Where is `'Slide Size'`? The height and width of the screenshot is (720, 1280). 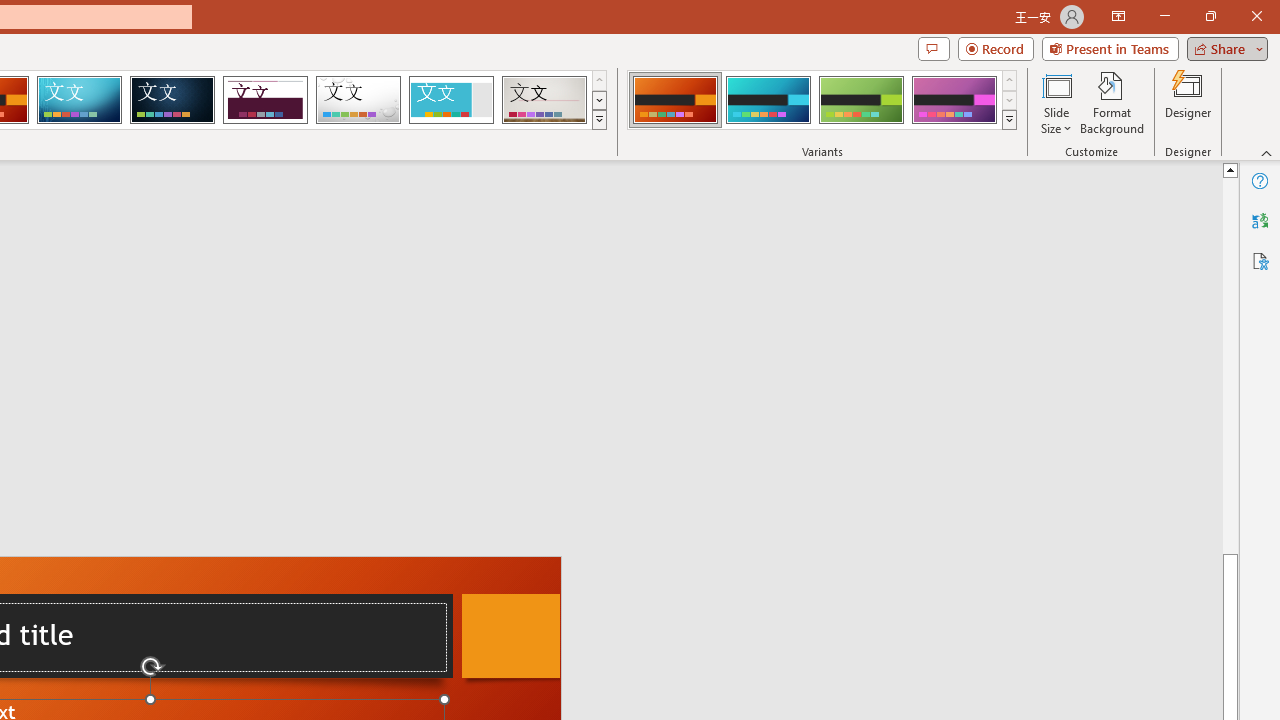 'Slide Size' is located at coordinates (1055, 103).